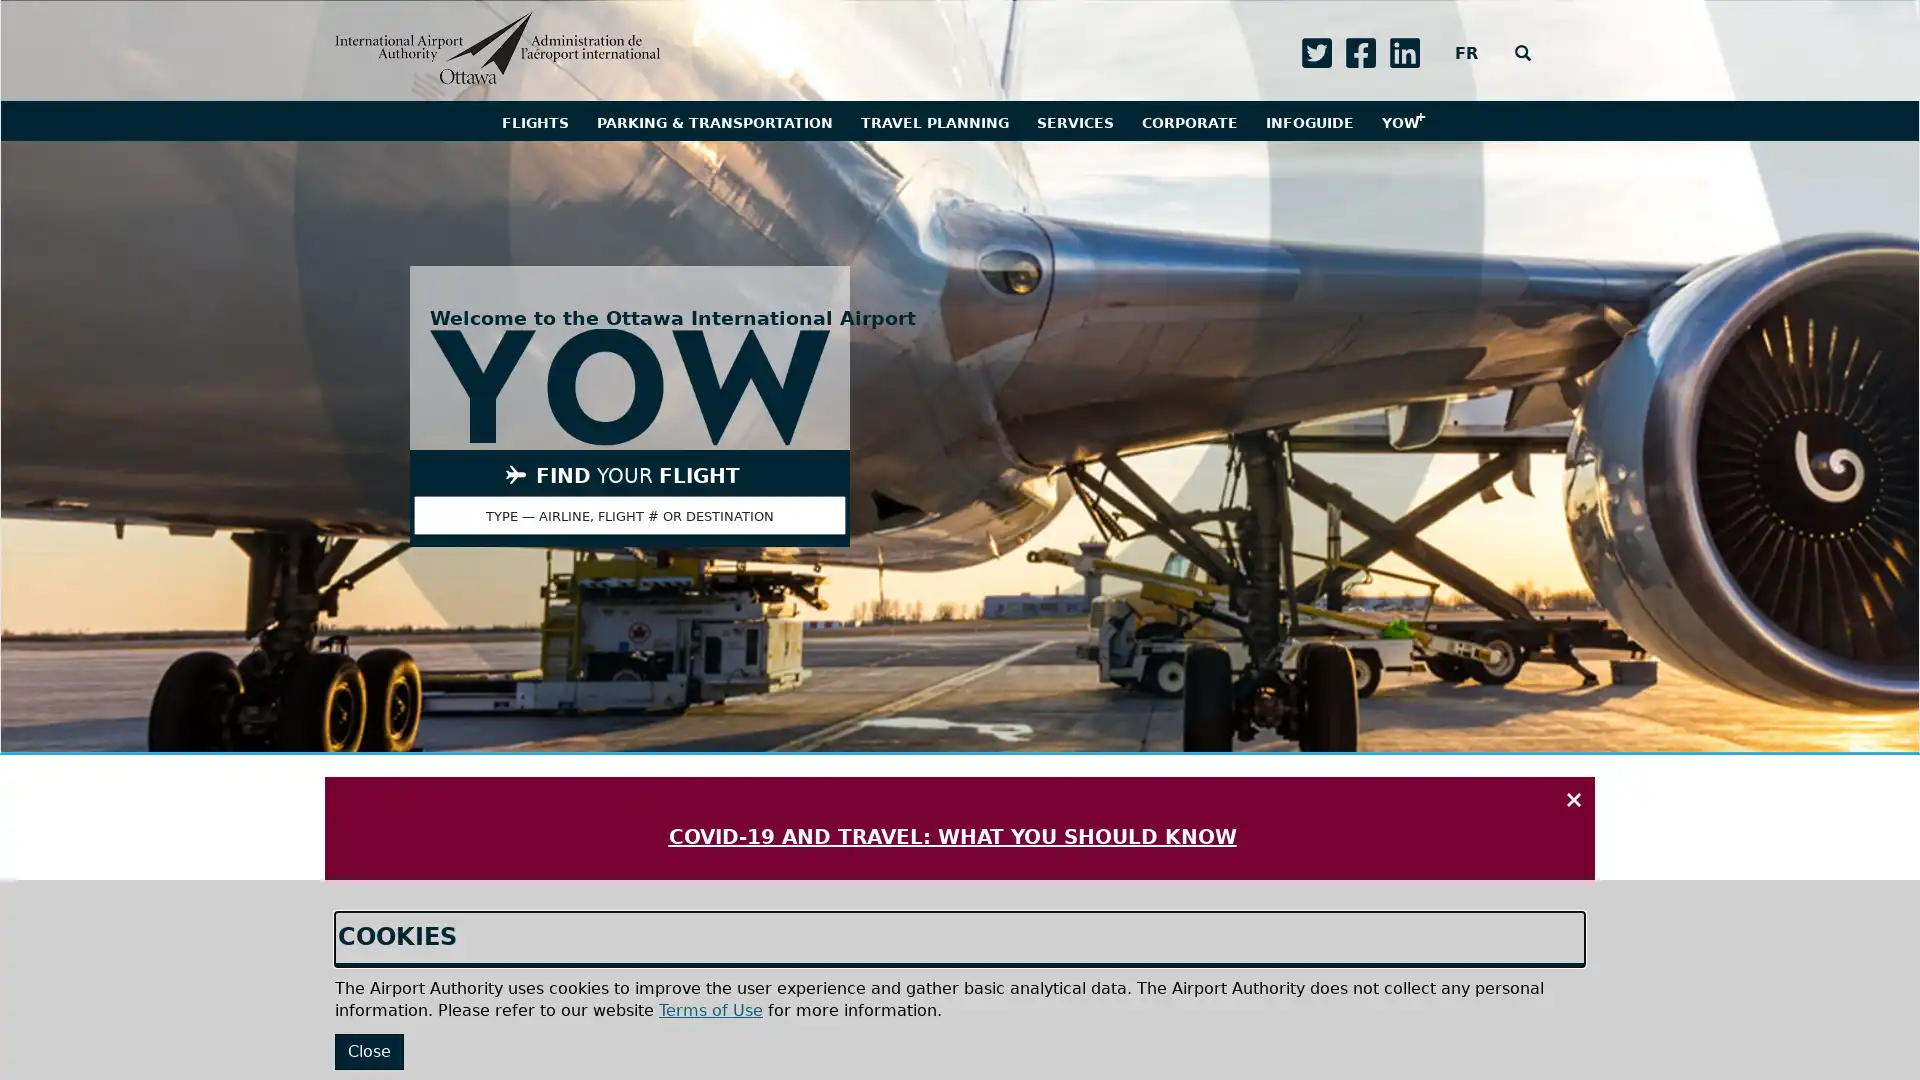 This screenshot has height=1080, width=1920. Describe the element at coordinates (747, 1052) in the screenshot. I see `Reload Flights` at that location.